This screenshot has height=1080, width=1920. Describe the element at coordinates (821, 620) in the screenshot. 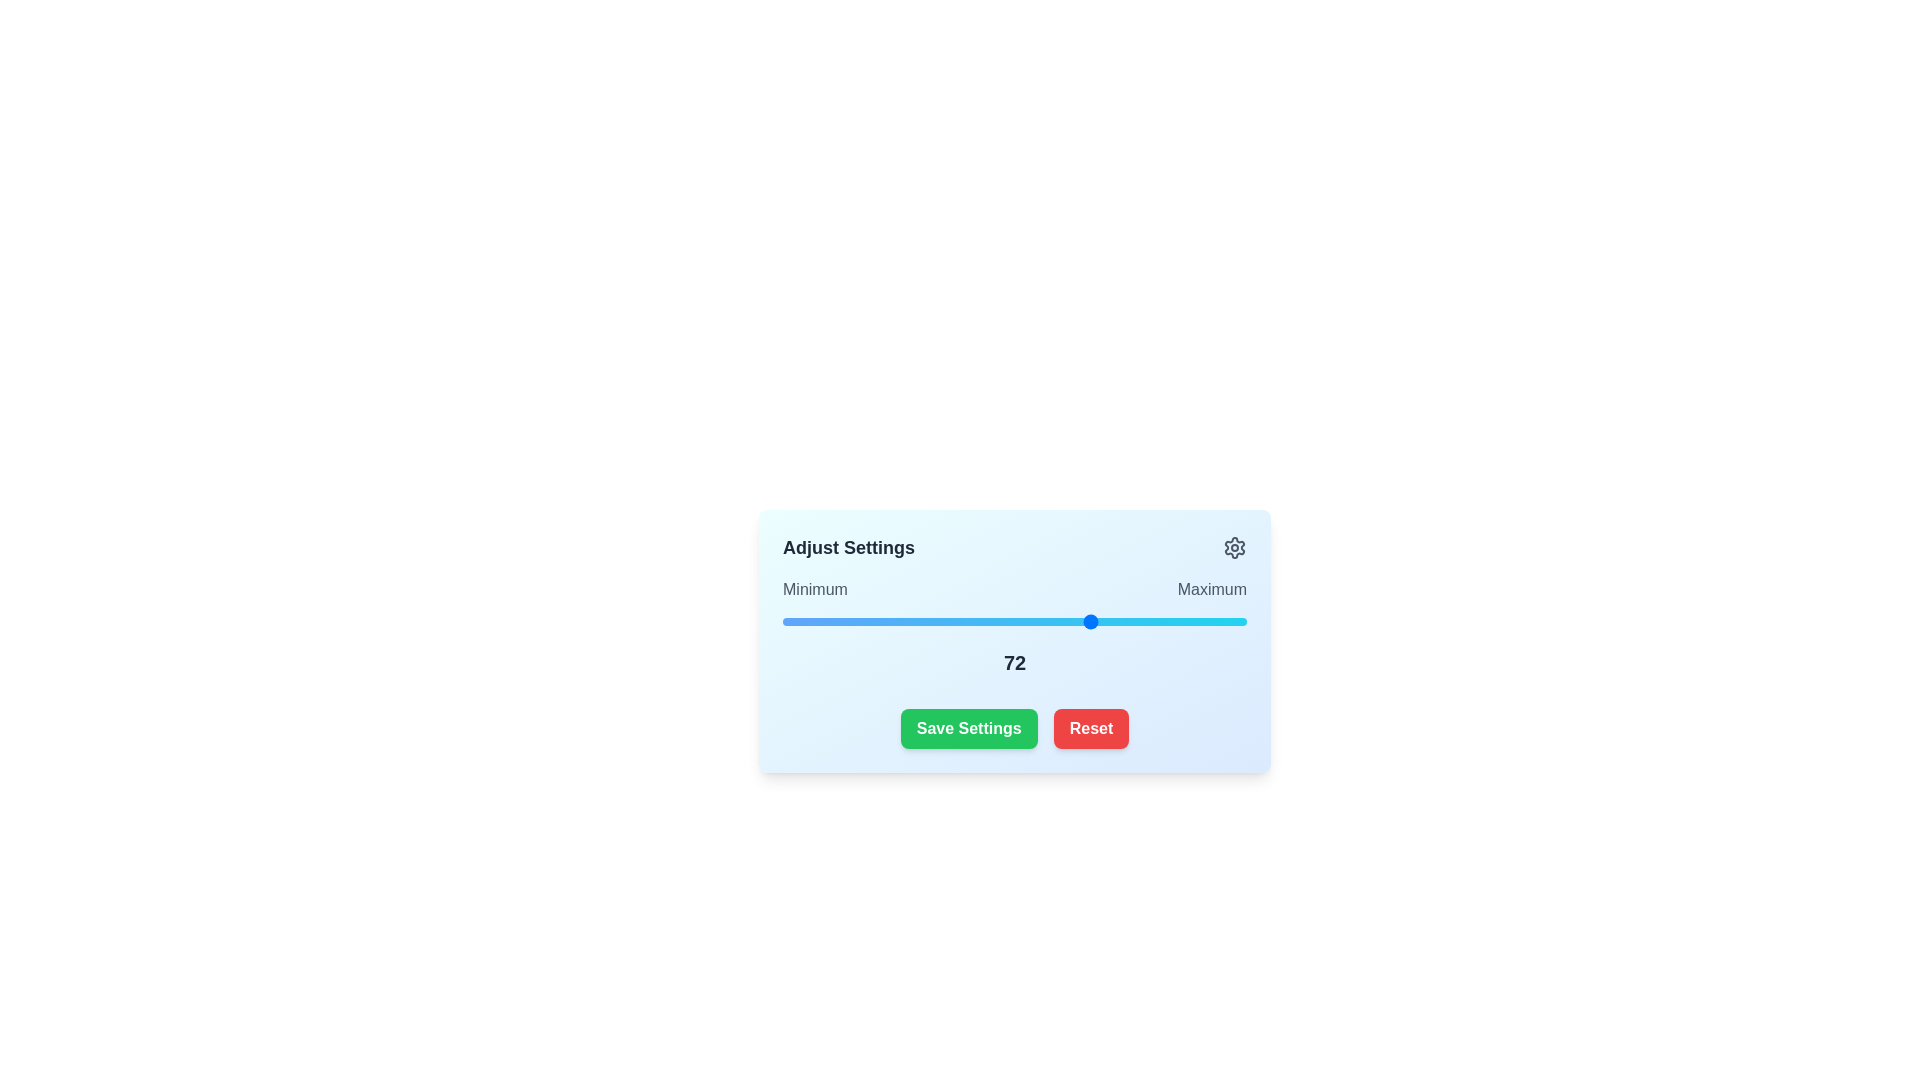

I see `the slider to set its value to 22` at that location.